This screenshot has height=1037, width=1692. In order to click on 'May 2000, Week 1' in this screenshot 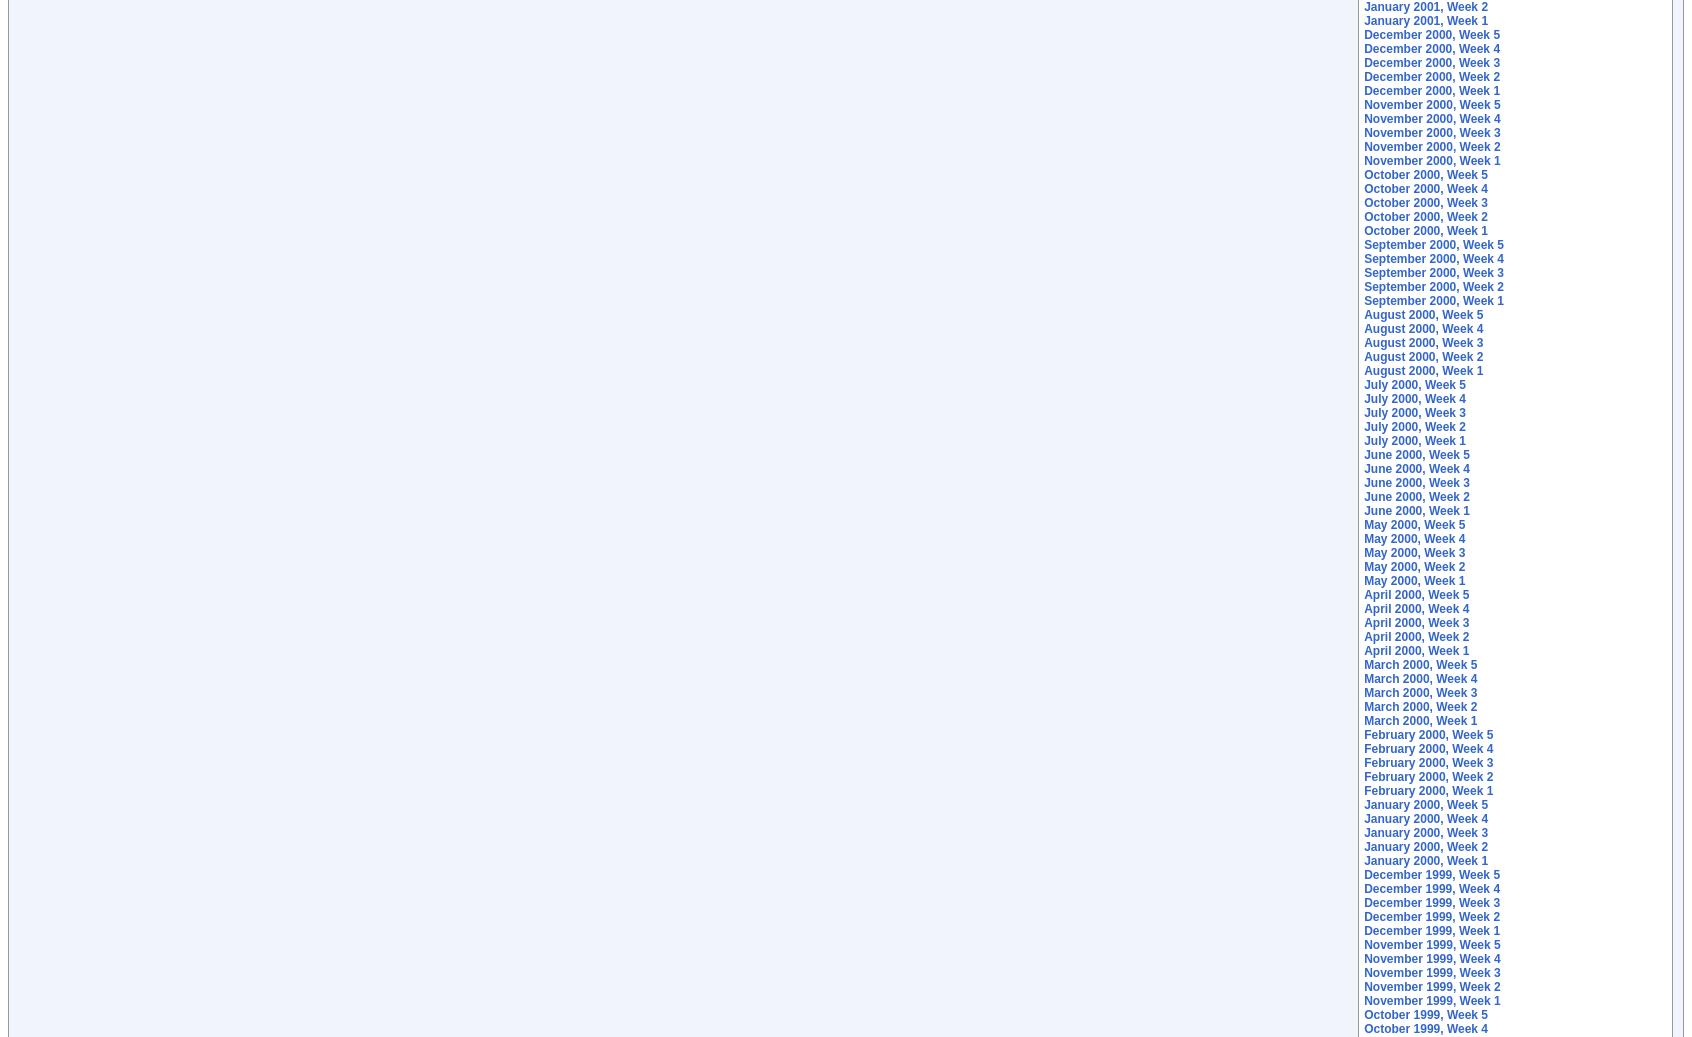, I will do `click(1413, 581)`.